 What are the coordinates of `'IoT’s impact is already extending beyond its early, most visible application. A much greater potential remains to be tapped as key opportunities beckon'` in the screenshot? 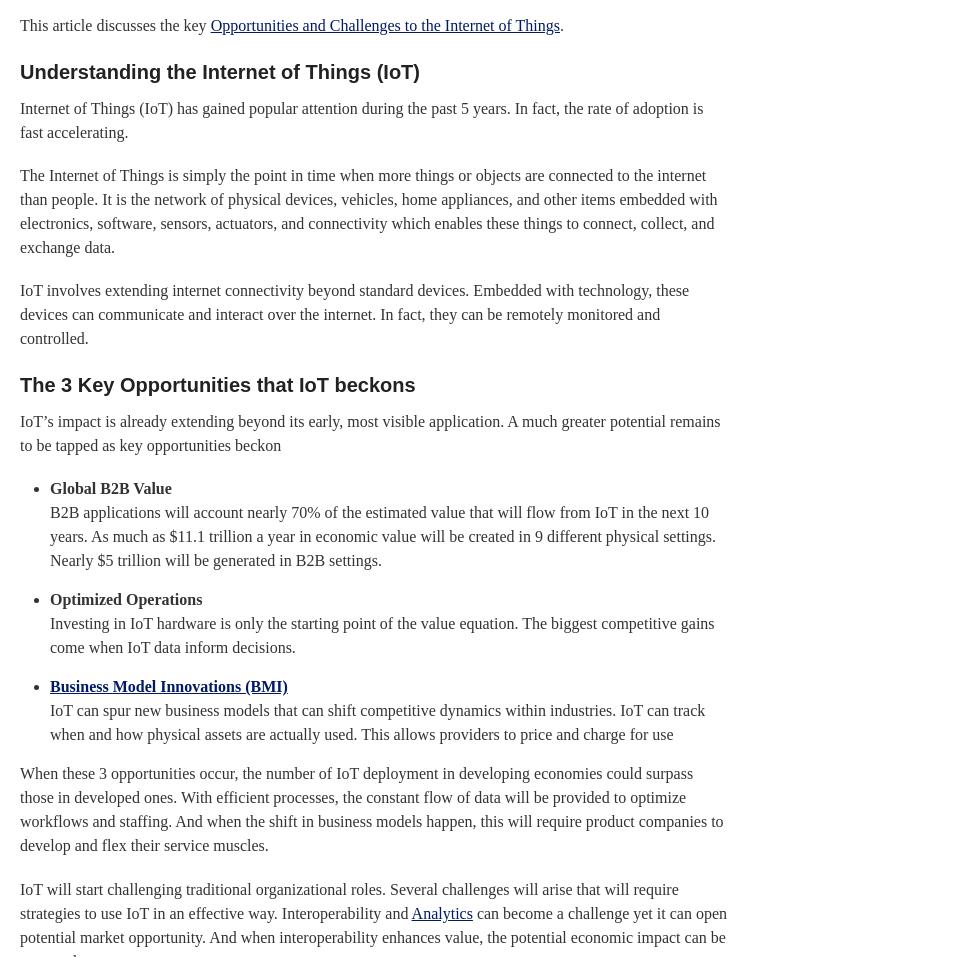 It's located at (370, 432).